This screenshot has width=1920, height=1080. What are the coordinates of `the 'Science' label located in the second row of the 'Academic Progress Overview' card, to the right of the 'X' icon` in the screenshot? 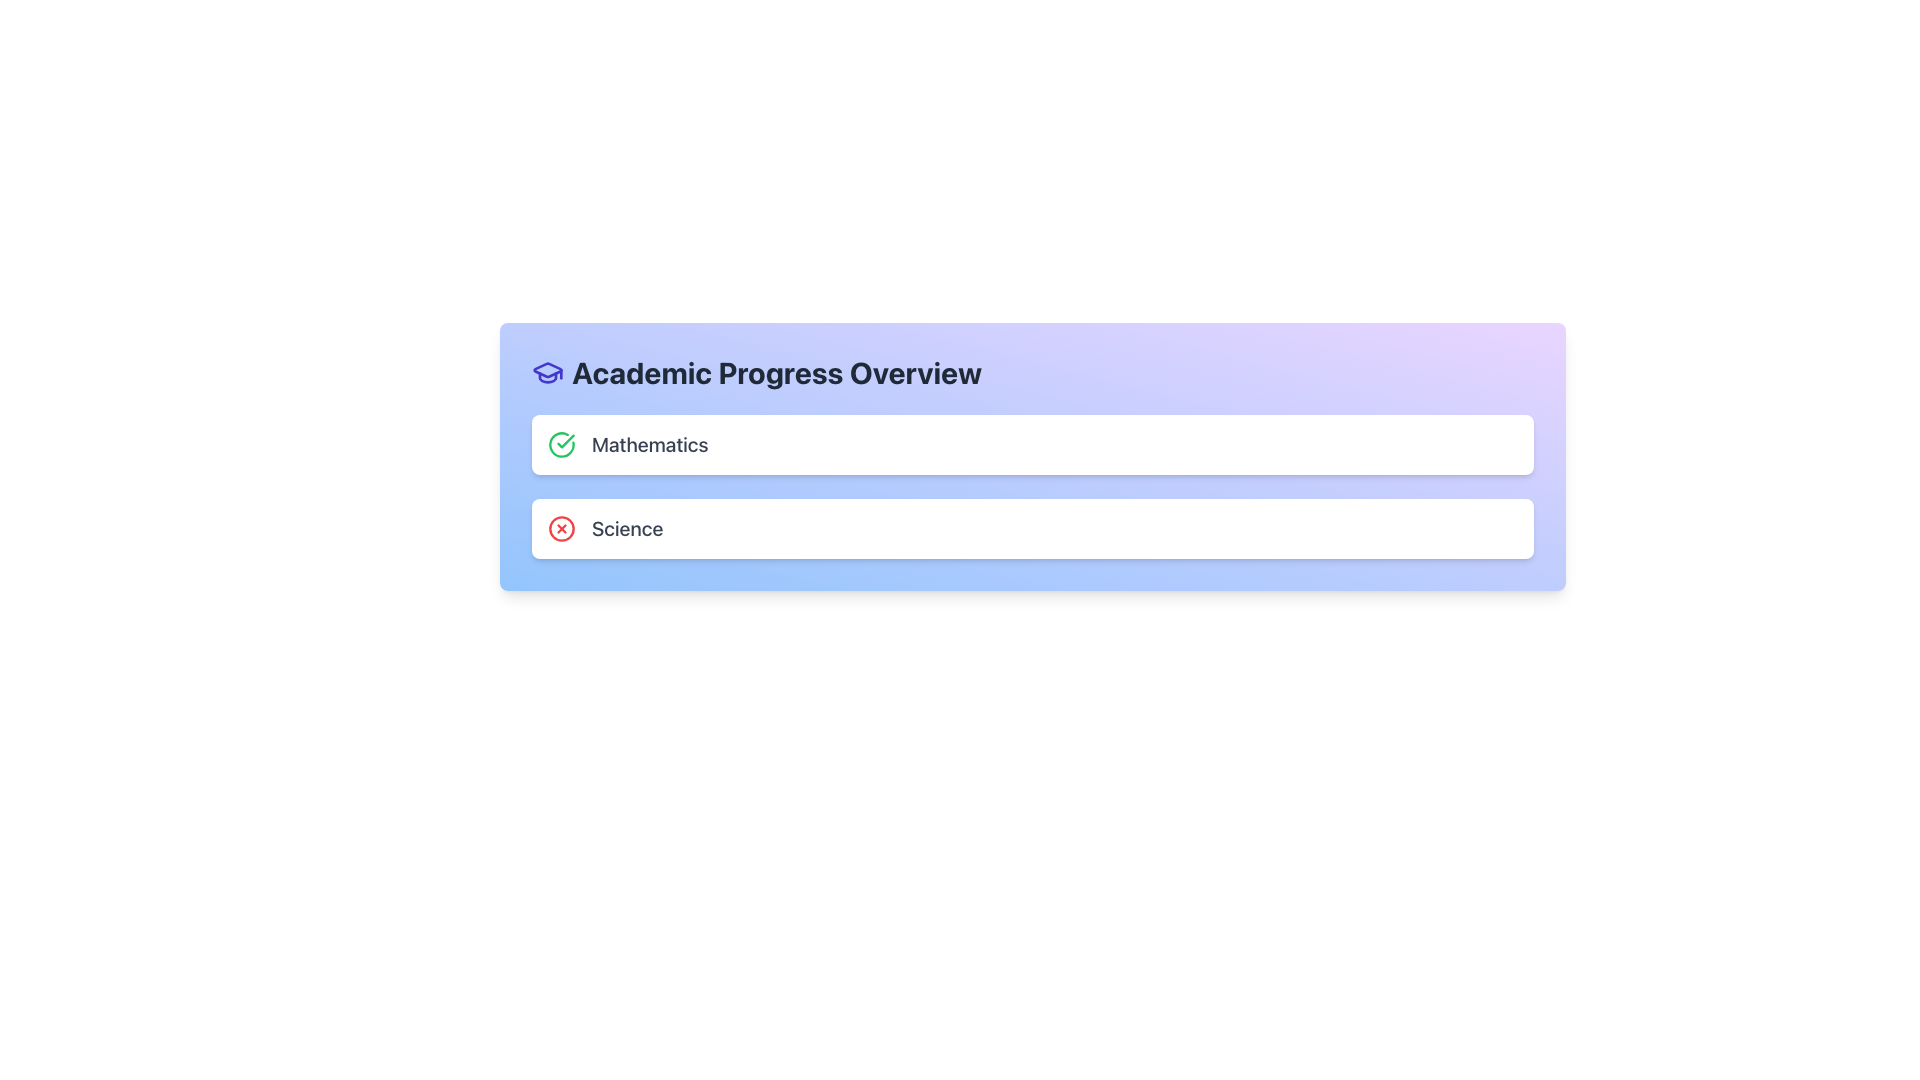 It's located at (626, 527).